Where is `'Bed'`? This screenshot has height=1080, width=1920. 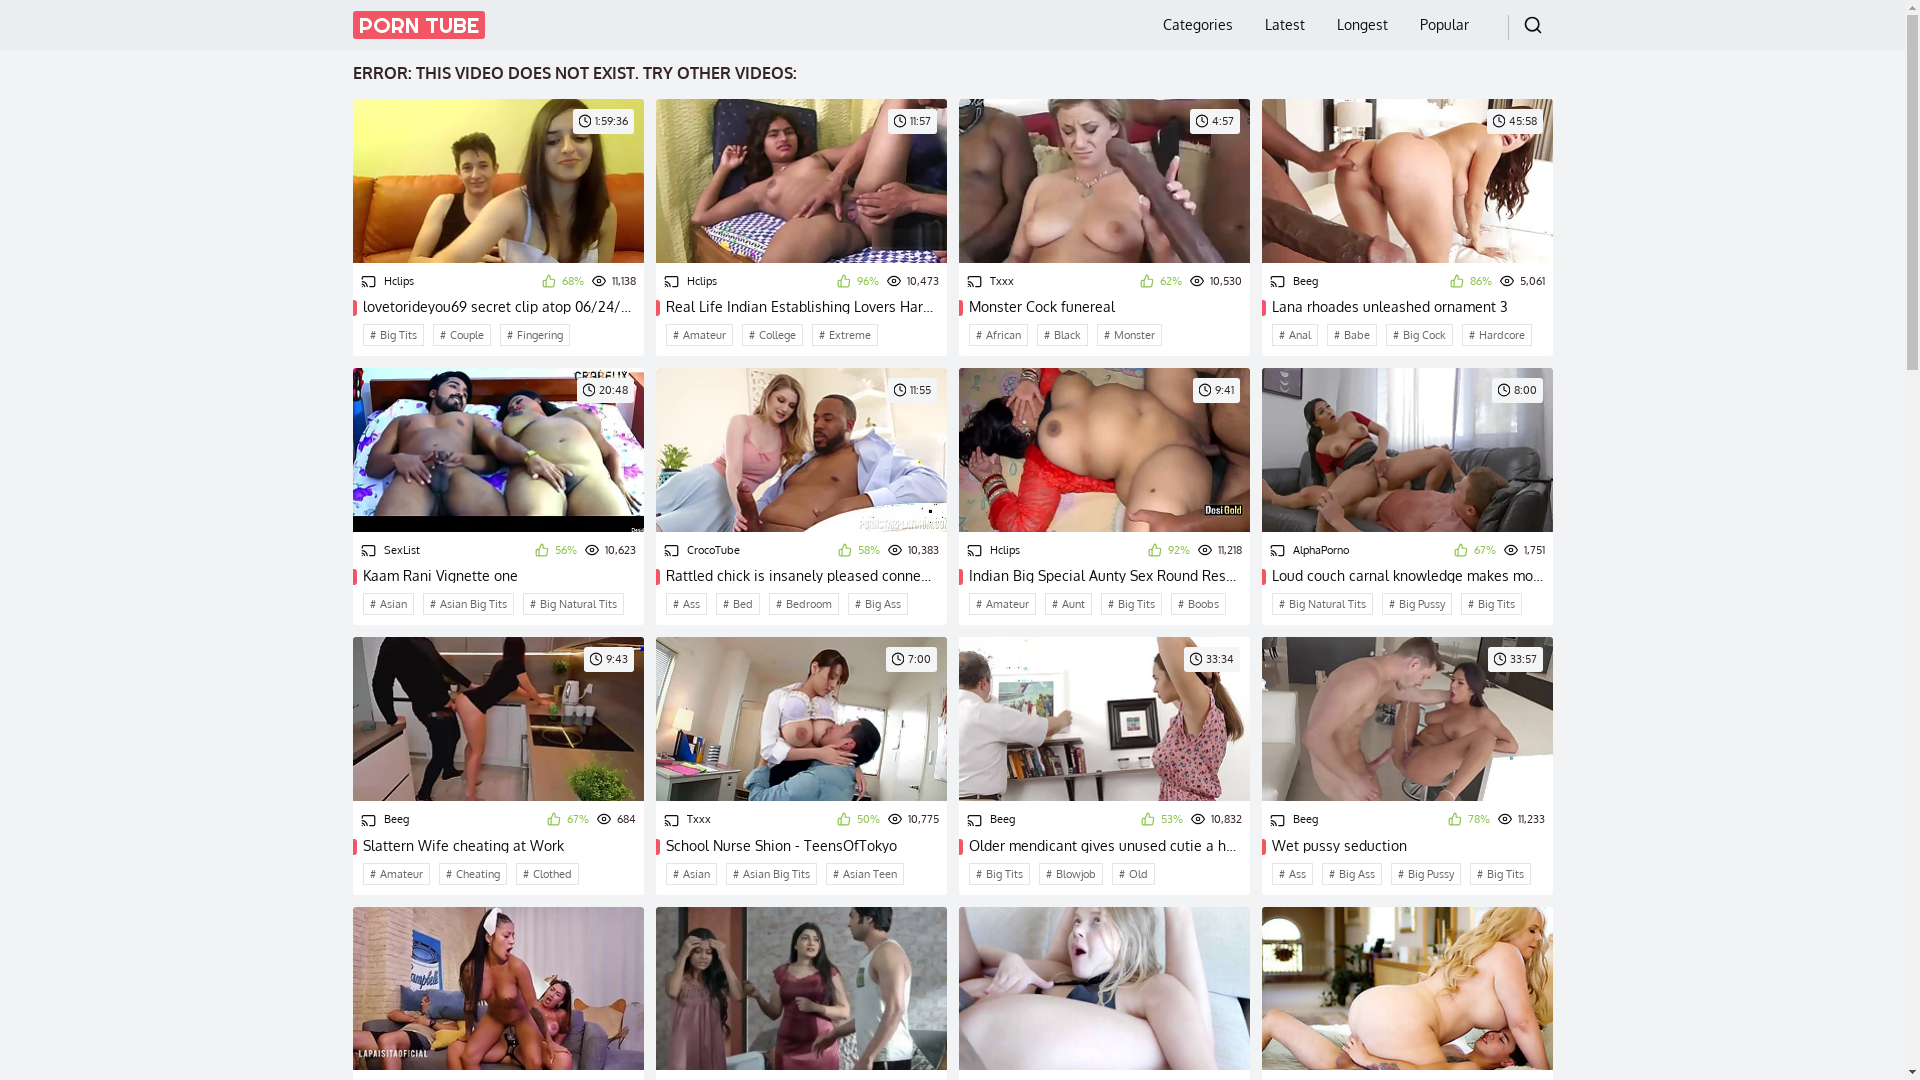 'Bed' is located at coordinates (737, 603).